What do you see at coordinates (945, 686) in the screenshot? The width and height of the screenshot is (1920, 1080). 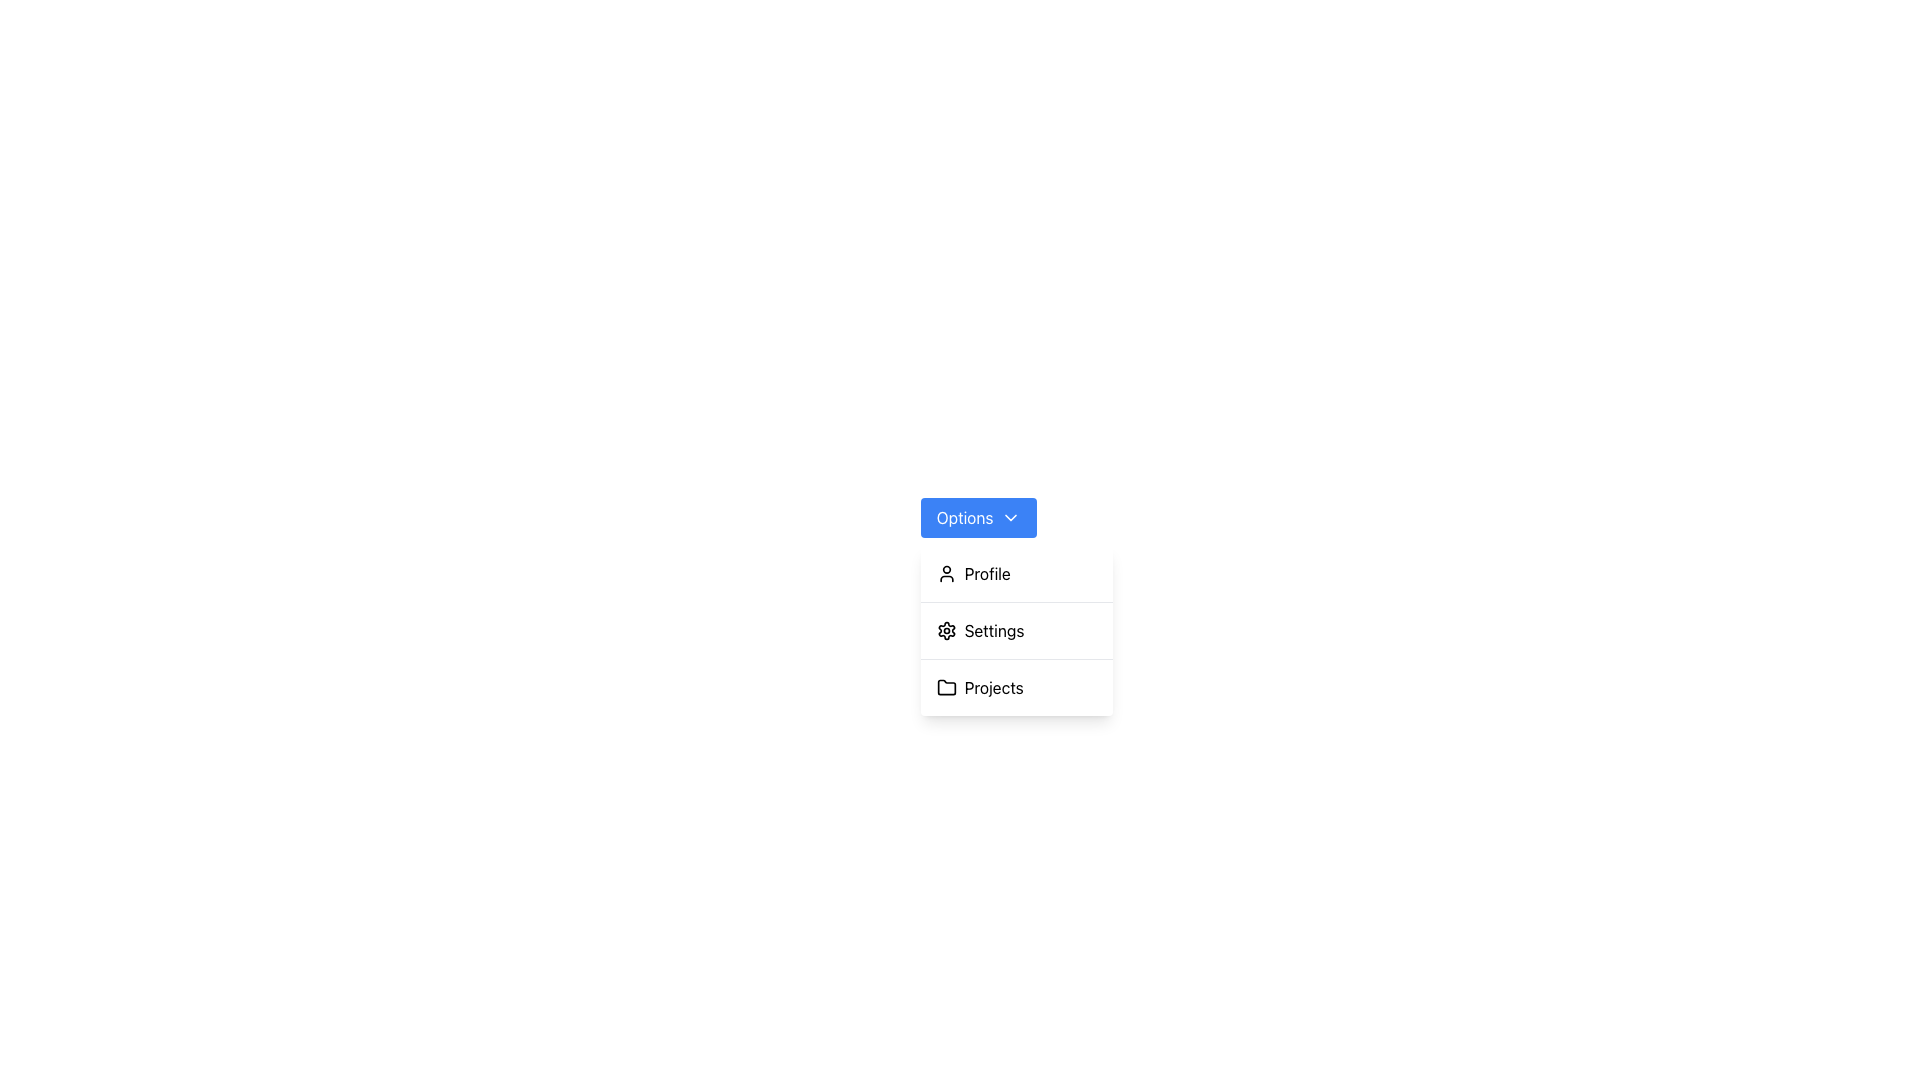 I see `the folder icon in the dropdown menu labeled 'Projects', which is visually represented with sharp lines and curves, and is positioned to the left of the text` at bounding box center [945, 686].